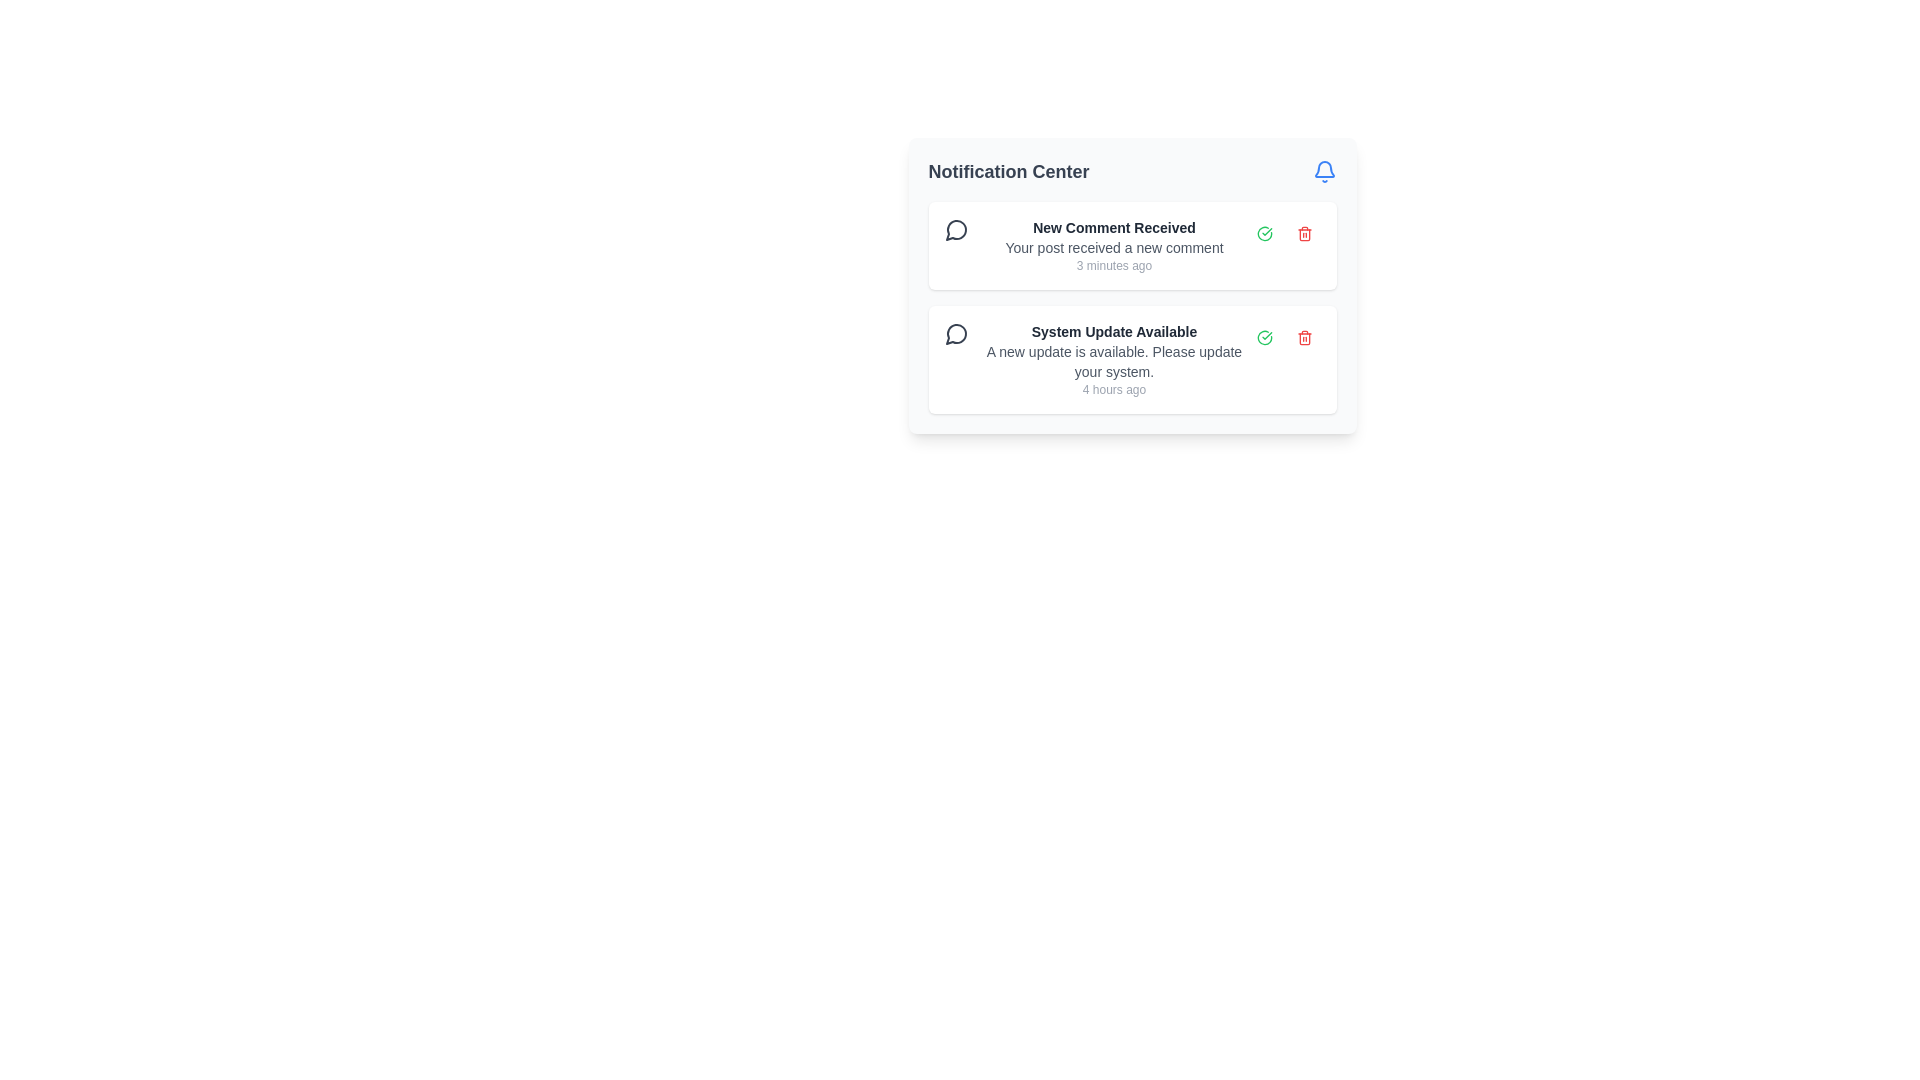  Describe the element at coordinates (1263, 337) in the screenshot. I see `the button with an icon located in the second notification entry titled 'System Update Available' to acknowledge or confirm the notification` at that location.